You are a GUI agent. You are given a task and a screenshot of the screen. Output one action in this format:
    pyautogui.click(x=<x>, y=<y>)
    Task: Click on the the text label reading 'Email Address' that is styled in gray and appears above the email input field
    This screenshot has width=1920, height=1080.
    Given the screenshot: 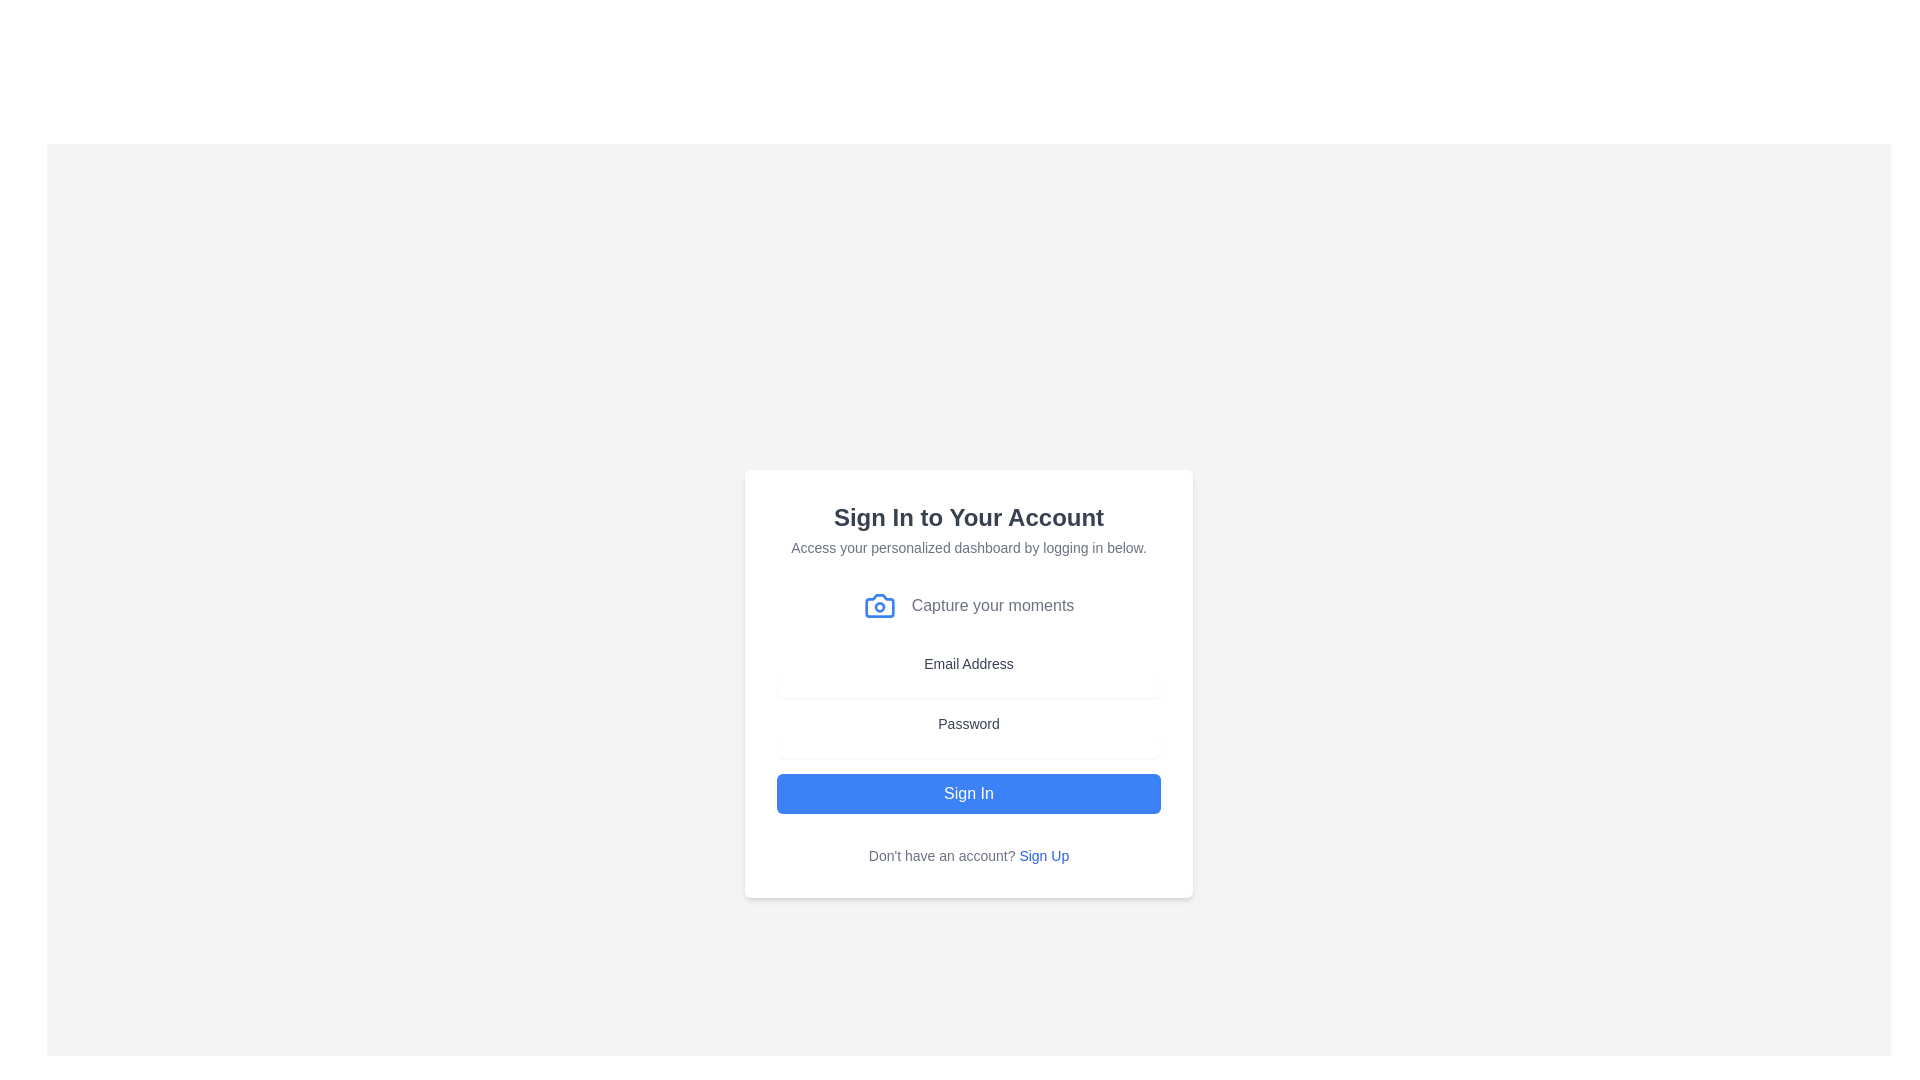 What is the action you would take?
    pyautogui.click(x=969, y=663)
    